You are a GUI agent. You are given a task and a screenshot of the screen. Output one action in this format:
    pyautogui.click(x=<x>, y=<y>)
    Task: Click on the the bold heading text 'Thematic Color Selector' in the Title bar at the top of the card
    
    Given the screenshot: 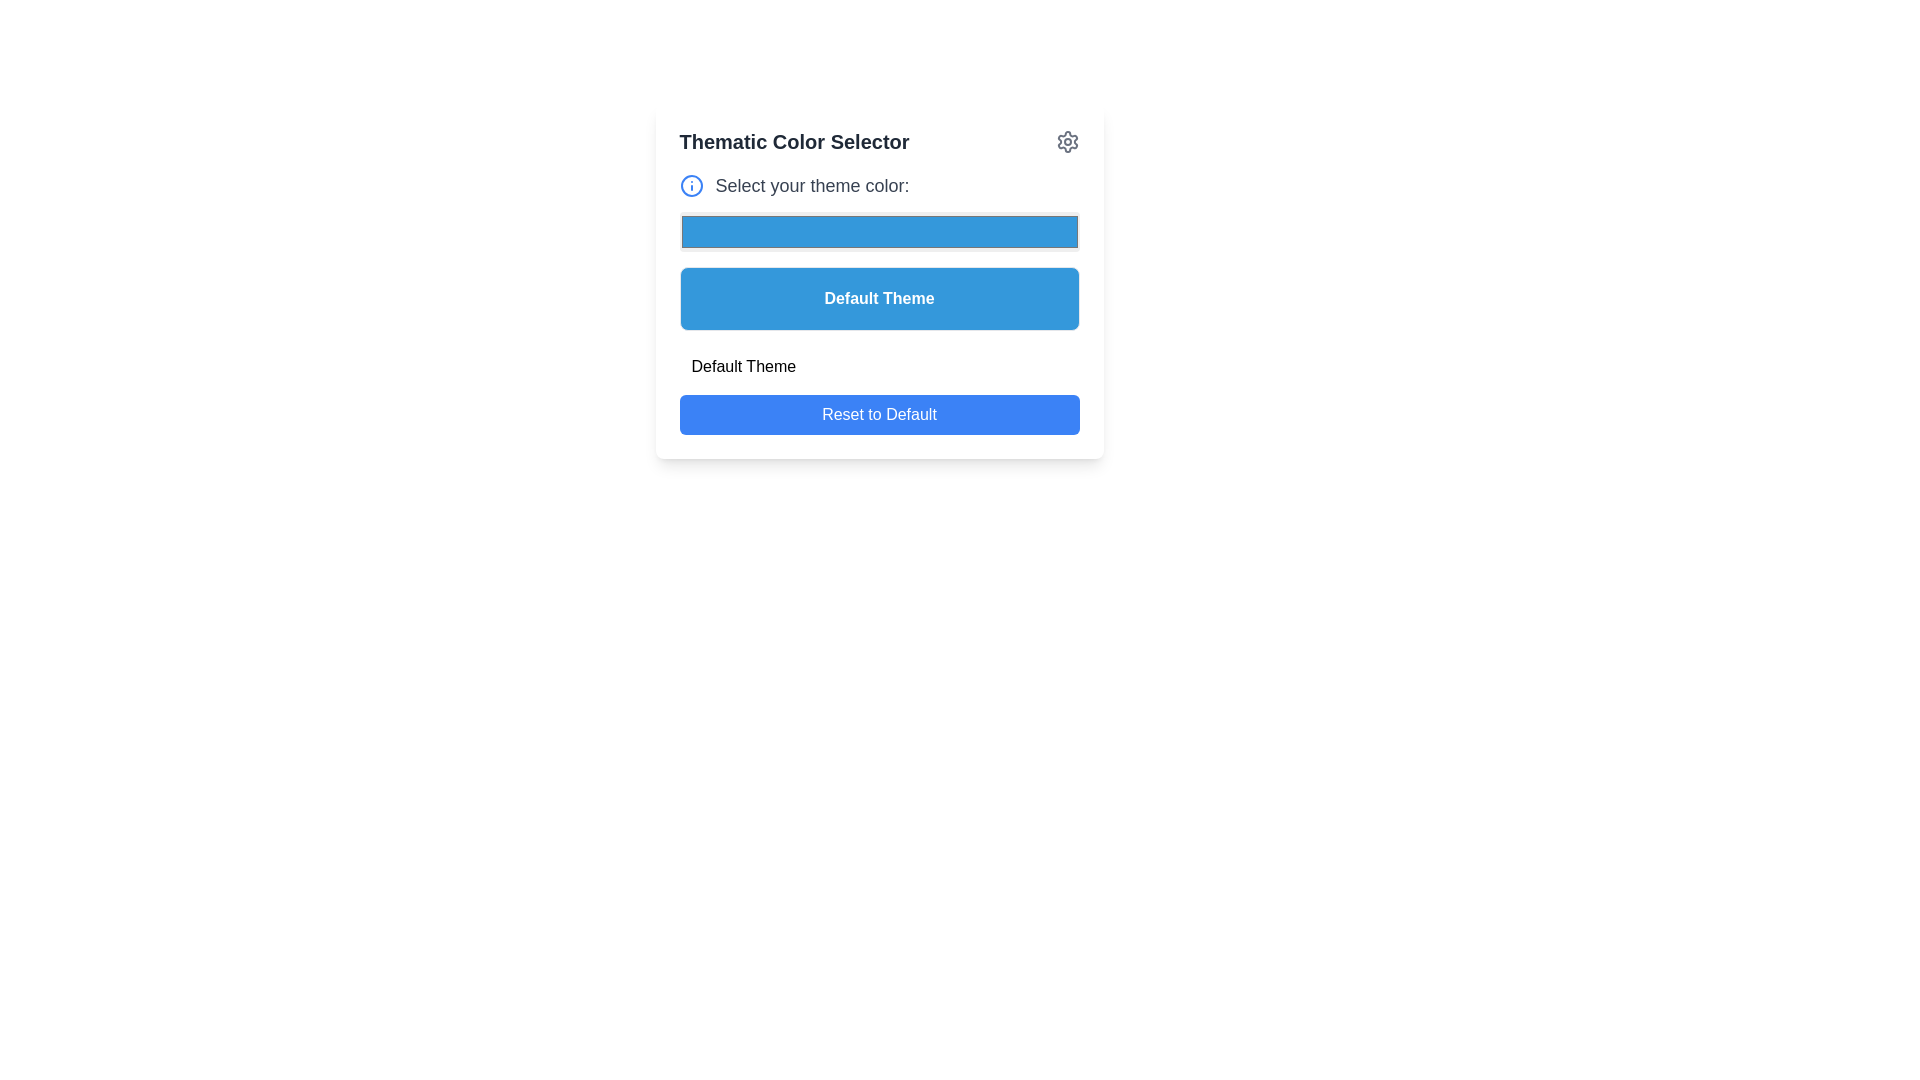 What is the action you would take?
    pyautogui.click(x=879, y=141)
    